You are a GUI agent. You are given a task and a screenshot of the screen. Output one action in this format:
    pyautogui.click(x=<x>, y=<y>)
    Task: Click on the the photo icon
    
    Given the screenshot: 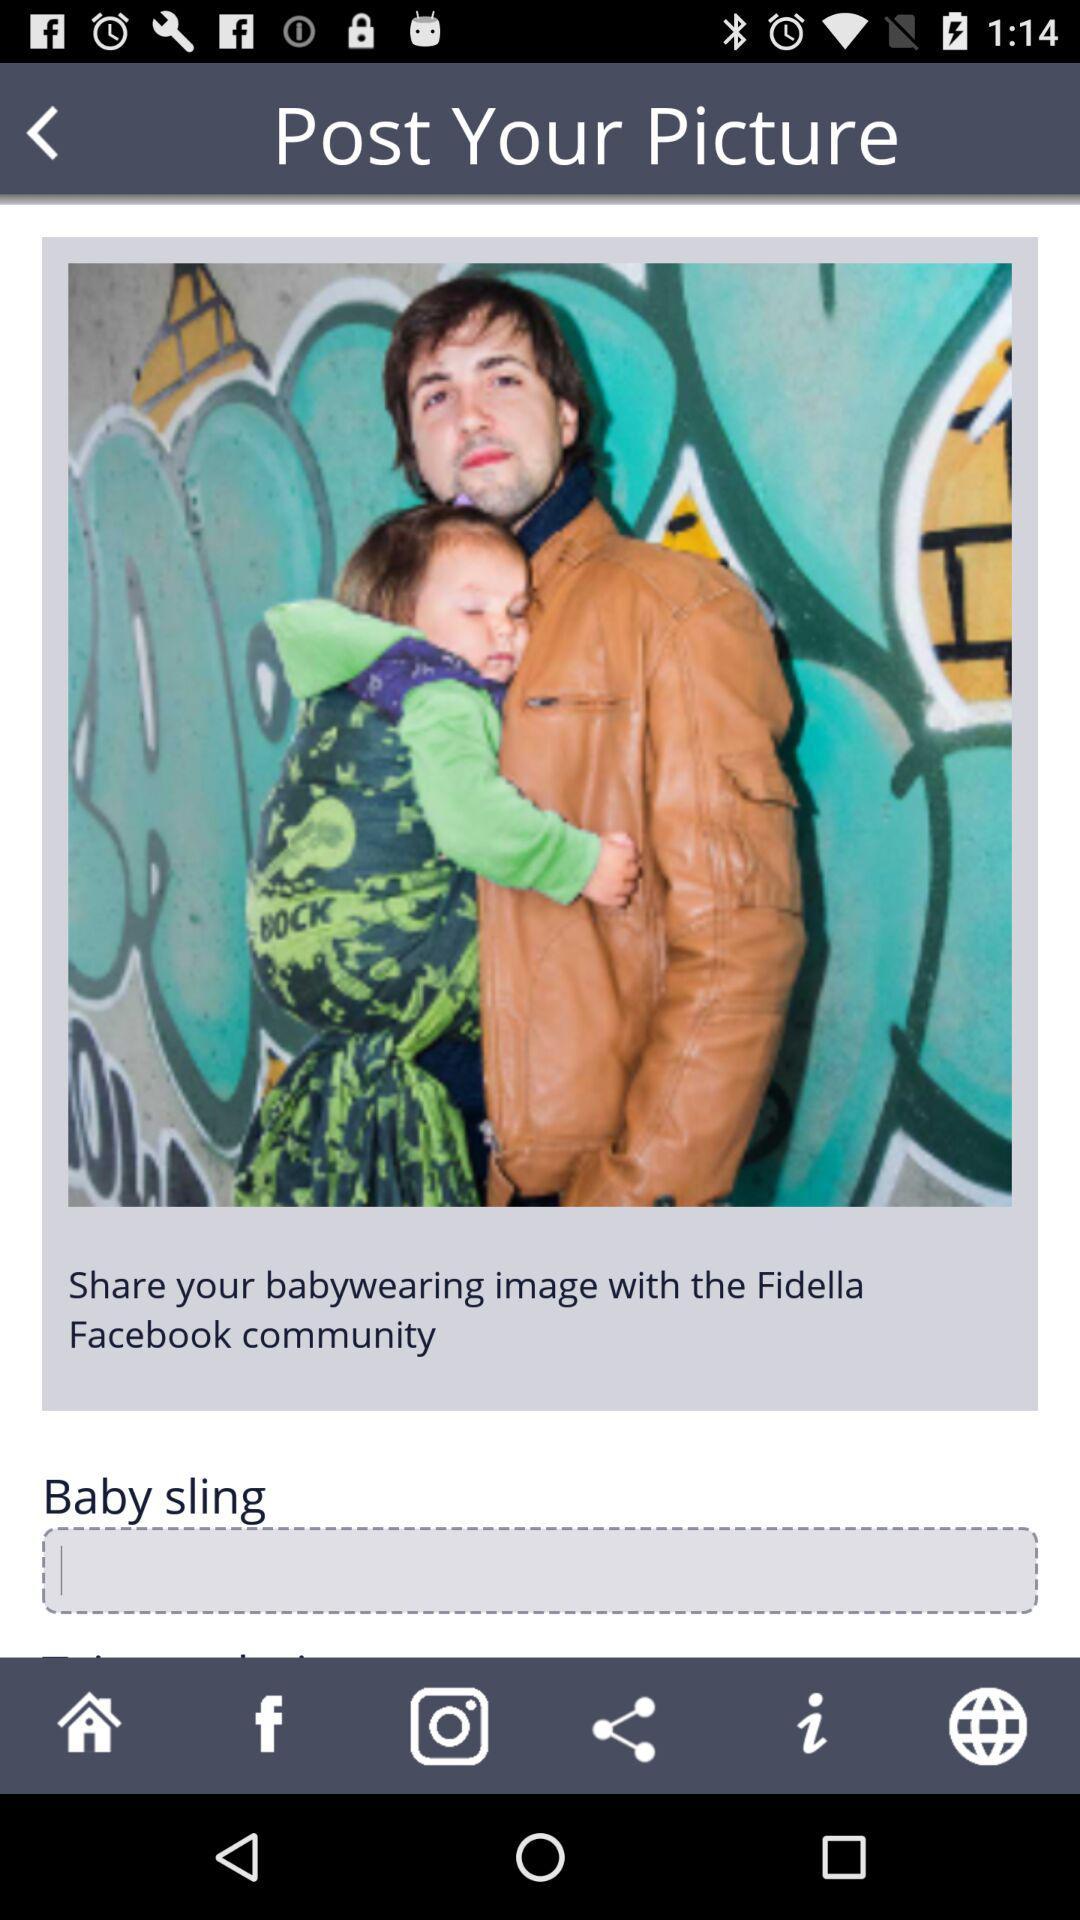 What is the action you would take?
    pyautogui.click(x=450, y=1846)
    